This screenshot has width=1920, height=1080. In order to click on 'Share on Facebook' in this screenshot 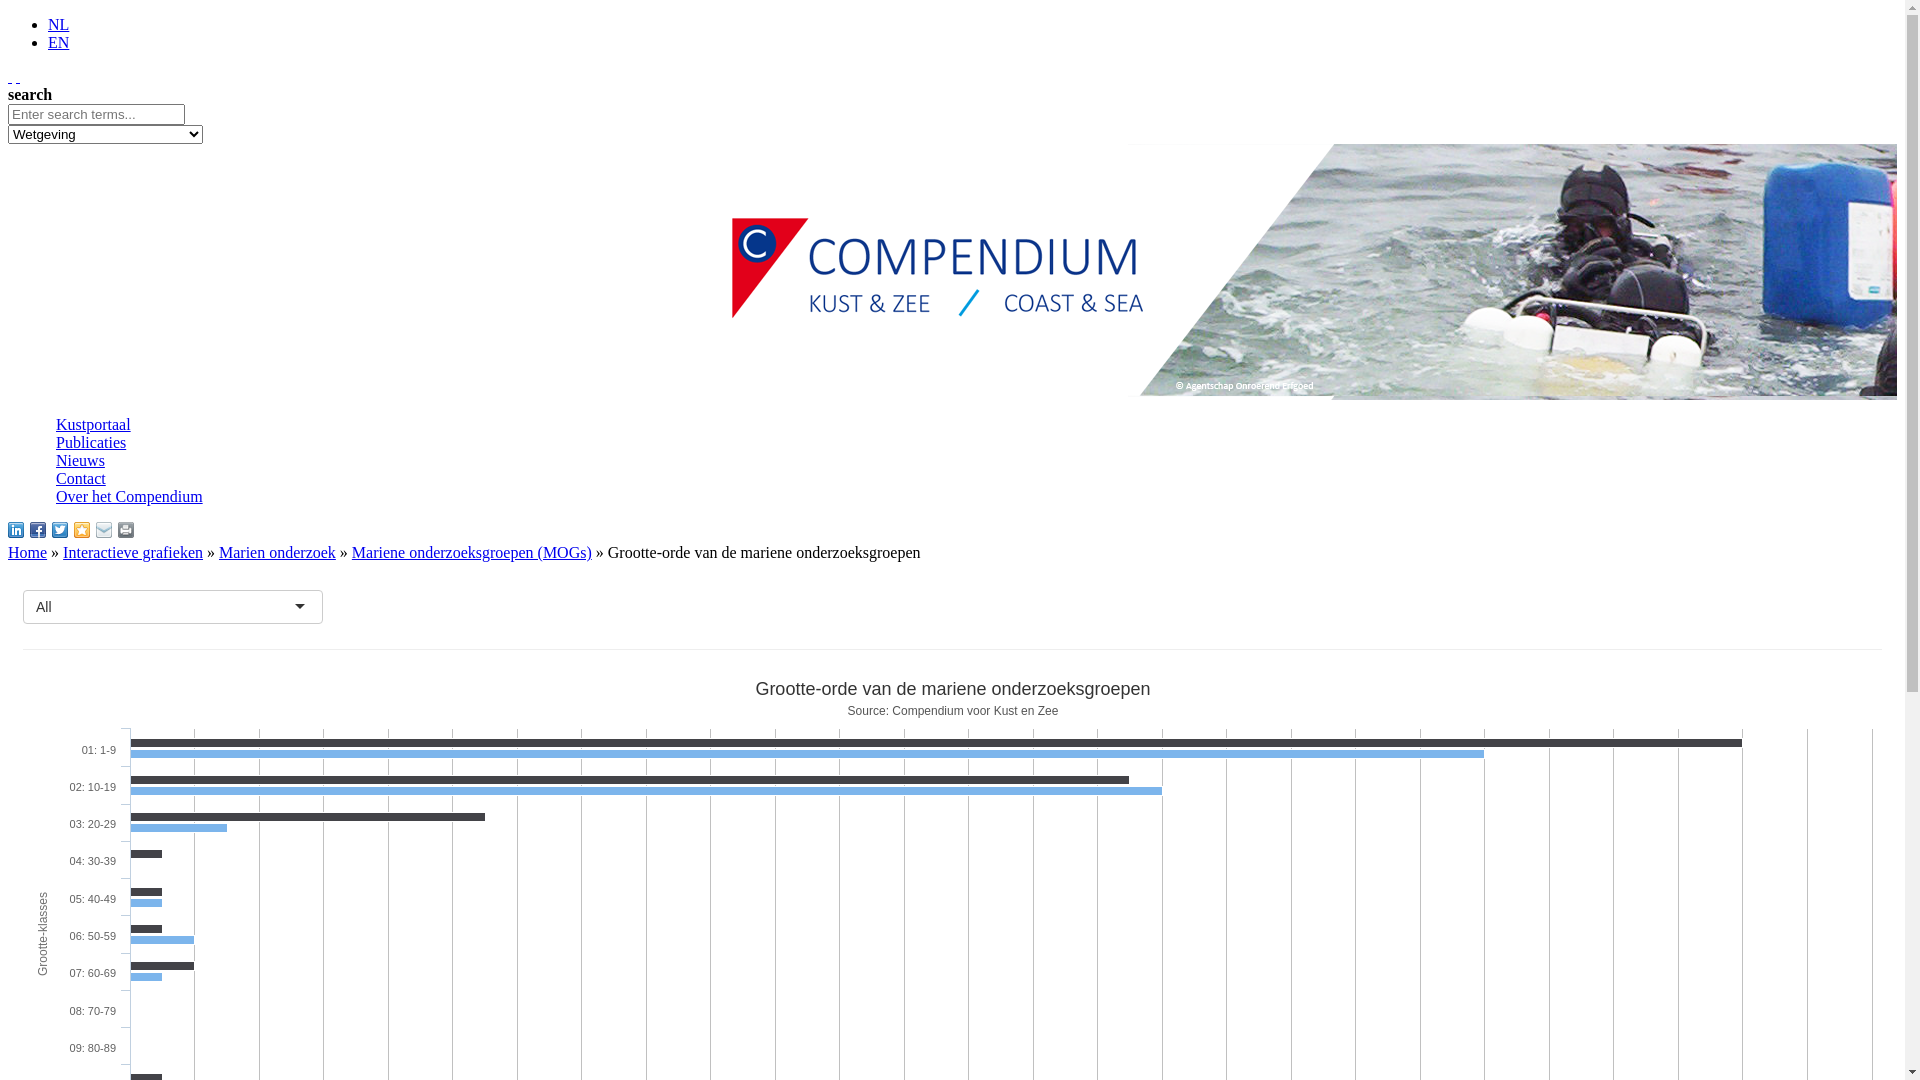, I will do `click(38, 528)`.